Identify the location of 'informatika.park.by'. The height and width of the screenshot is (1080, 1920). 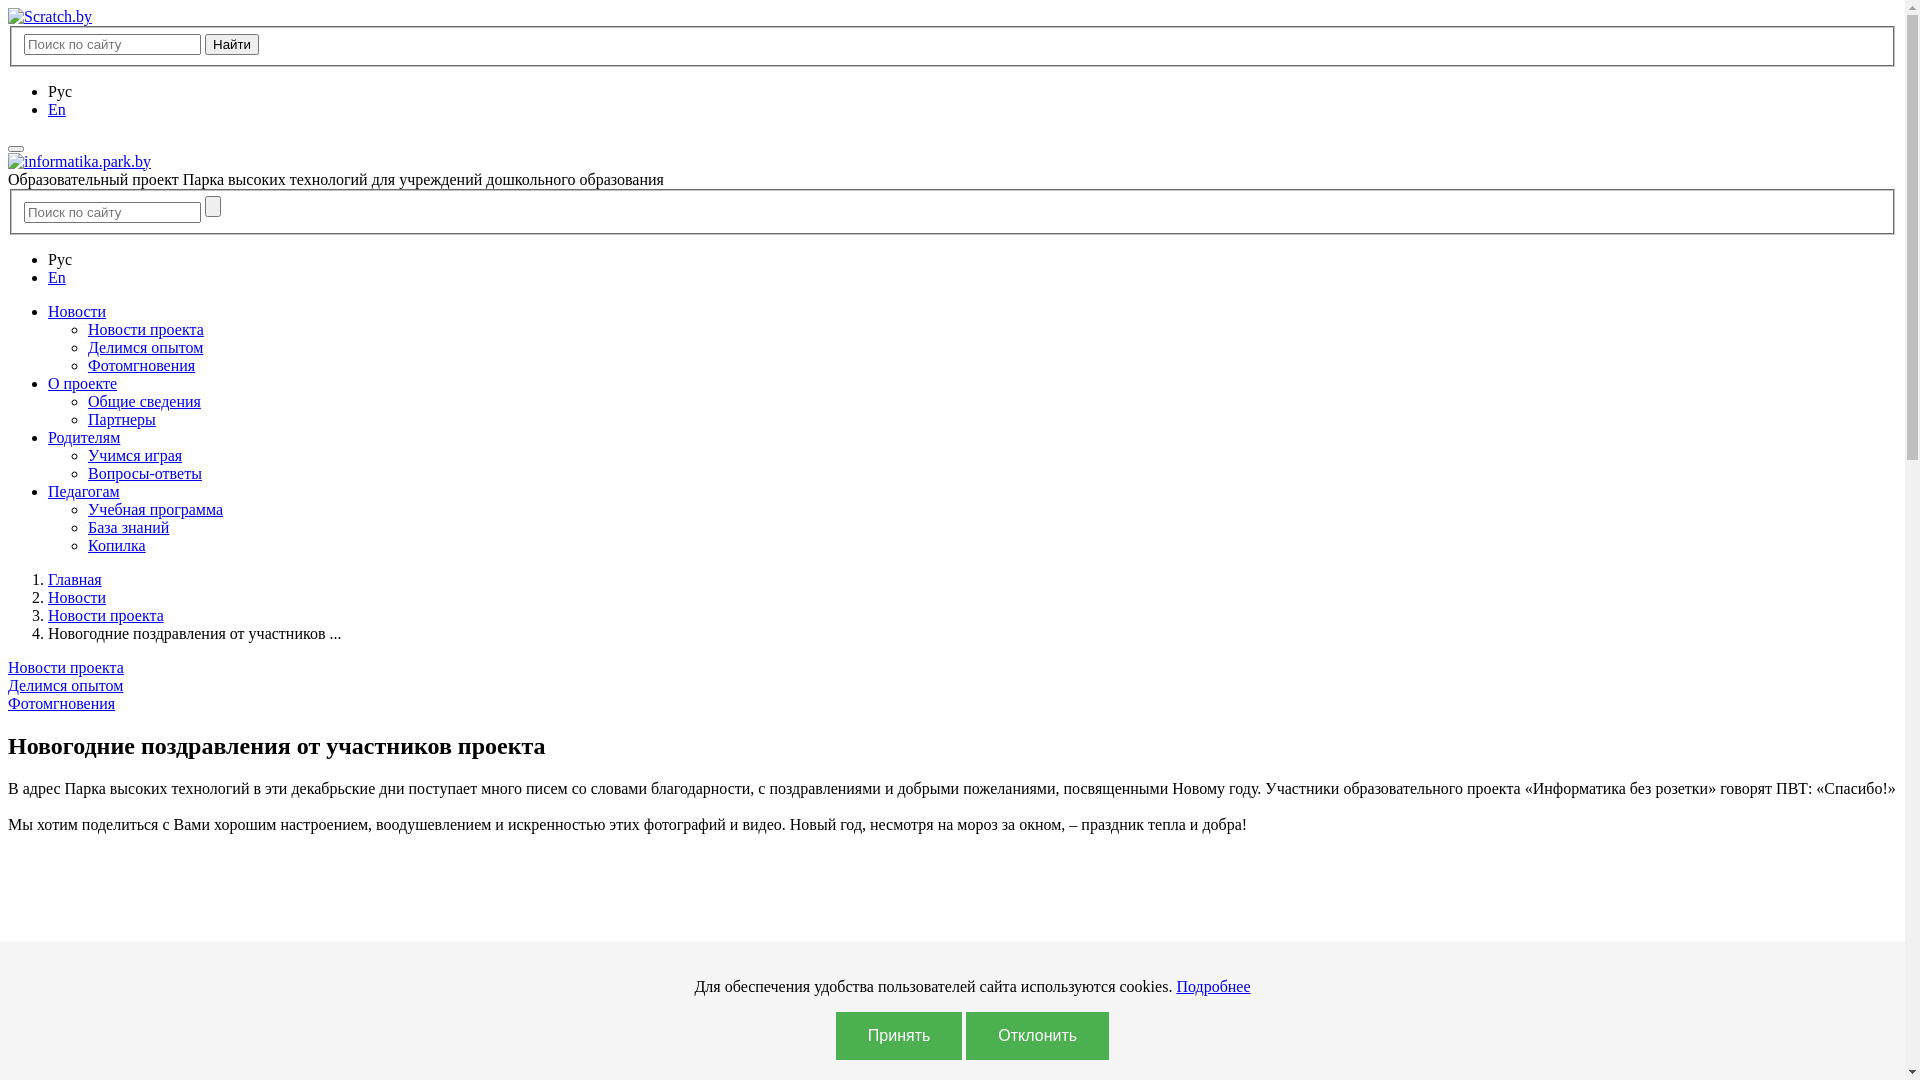
(79, 161).